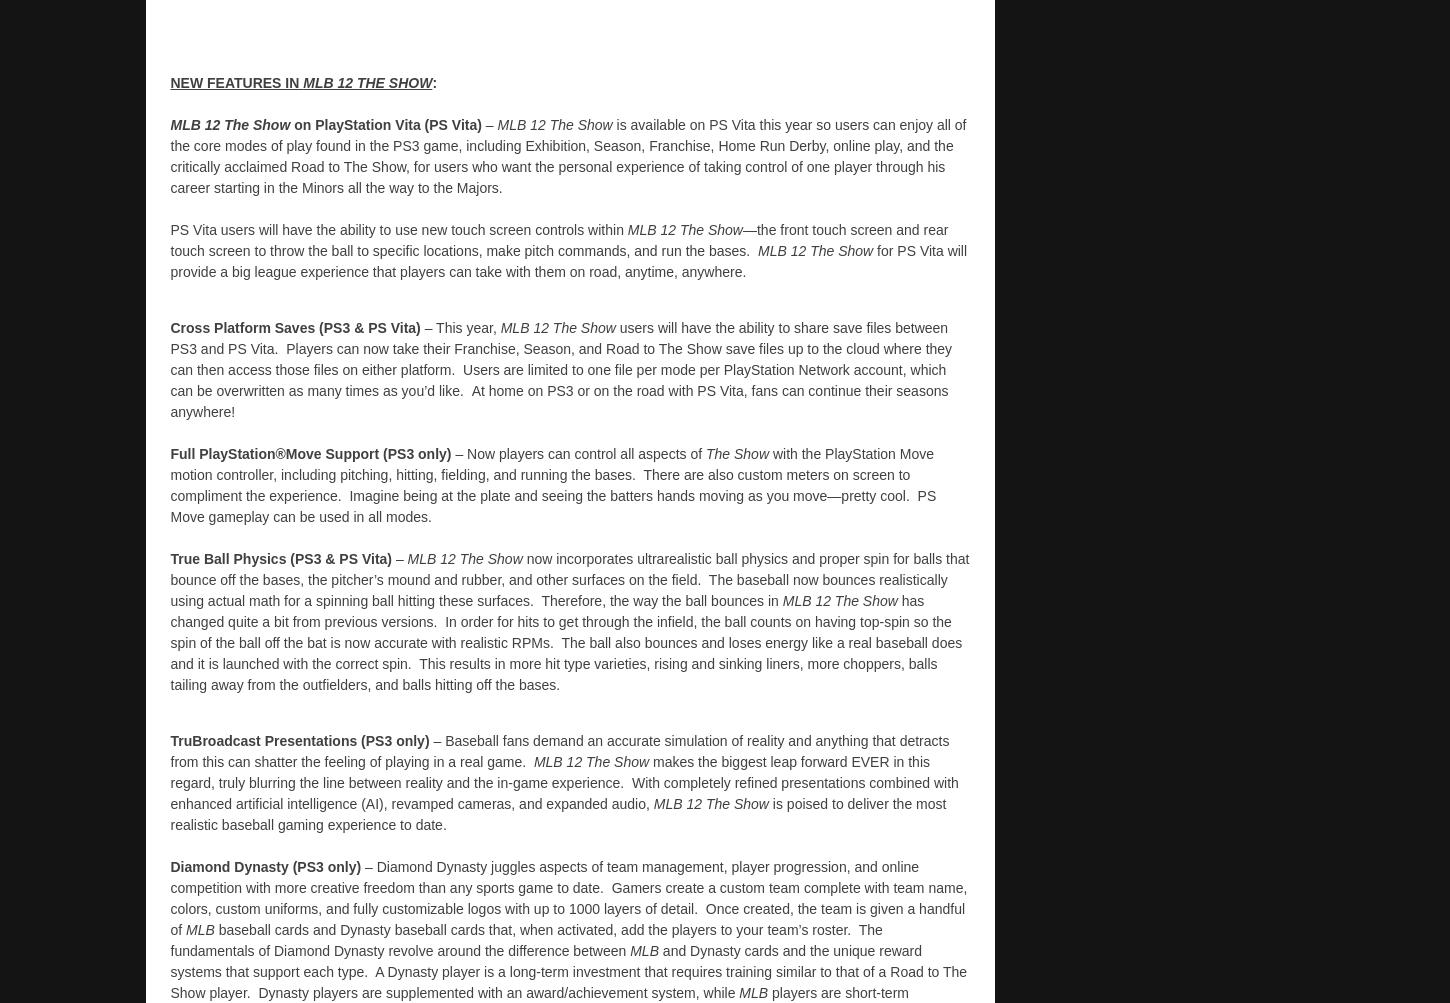 This screenshot has height=1003, width=1450. What do you see at coordinates (168, 938) in the screenshot?
I see `'baseball cards and Dynasty baseball cards that, when activated, add the players to your team’s roster.  The fundamentals of Diamond Dynasty revolve around the difference between'` at bounding box center [168, 938].